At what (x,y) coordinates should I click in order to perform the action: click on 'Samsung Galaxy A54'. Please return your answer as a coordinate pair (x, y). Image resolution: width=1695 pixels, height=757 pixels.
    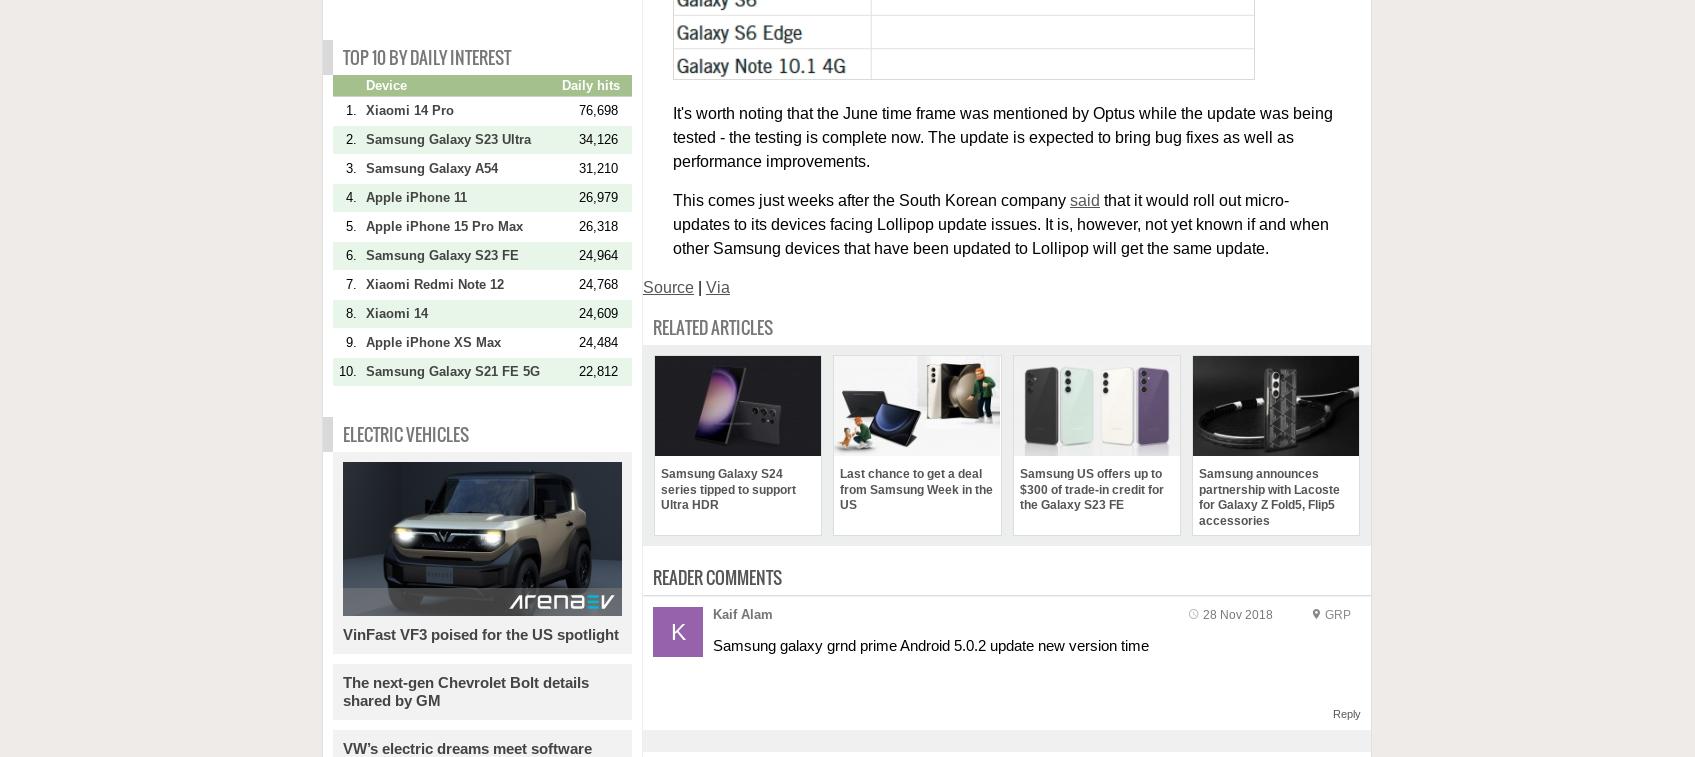
    Looking at the image, I should click on (431, 166).